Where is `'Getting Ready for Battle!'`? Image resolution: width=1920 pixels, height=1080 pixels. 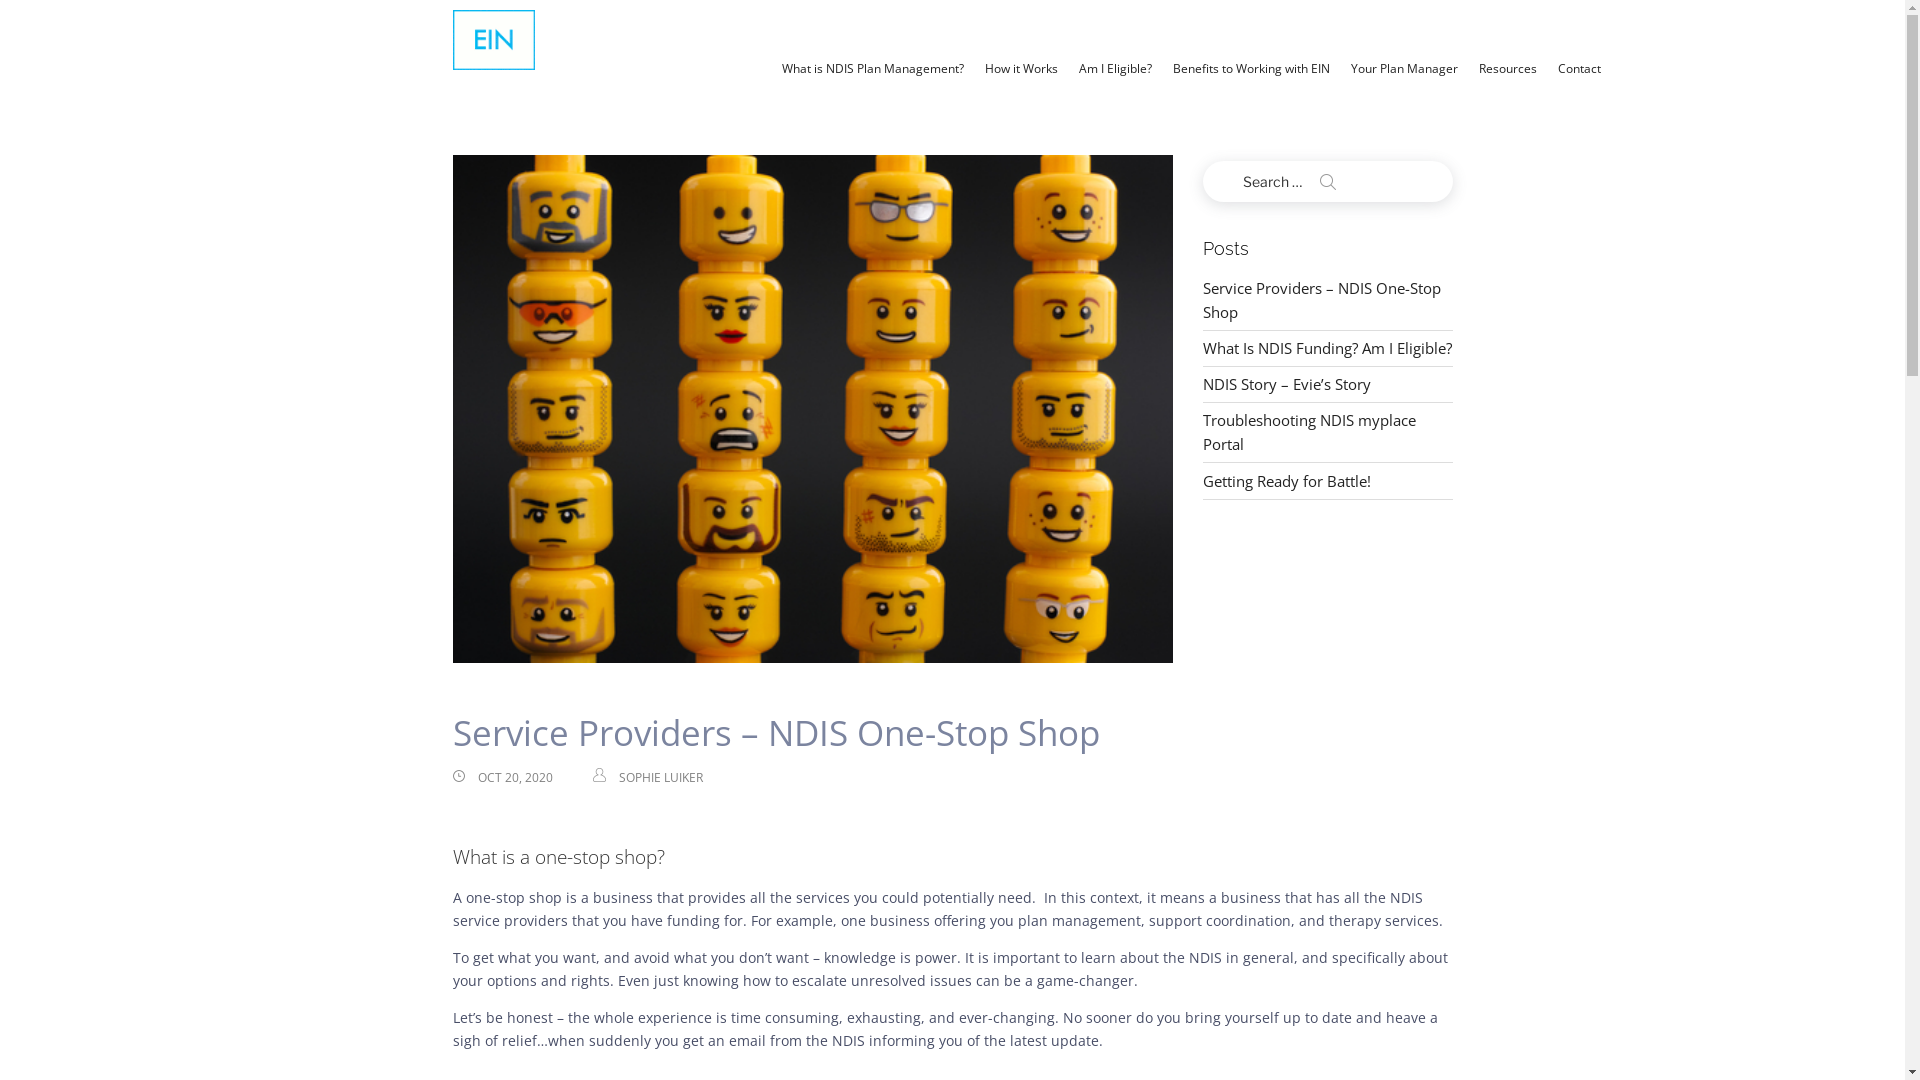
'Getting Ready for Battle!' is located at coordinates (1286, 481).